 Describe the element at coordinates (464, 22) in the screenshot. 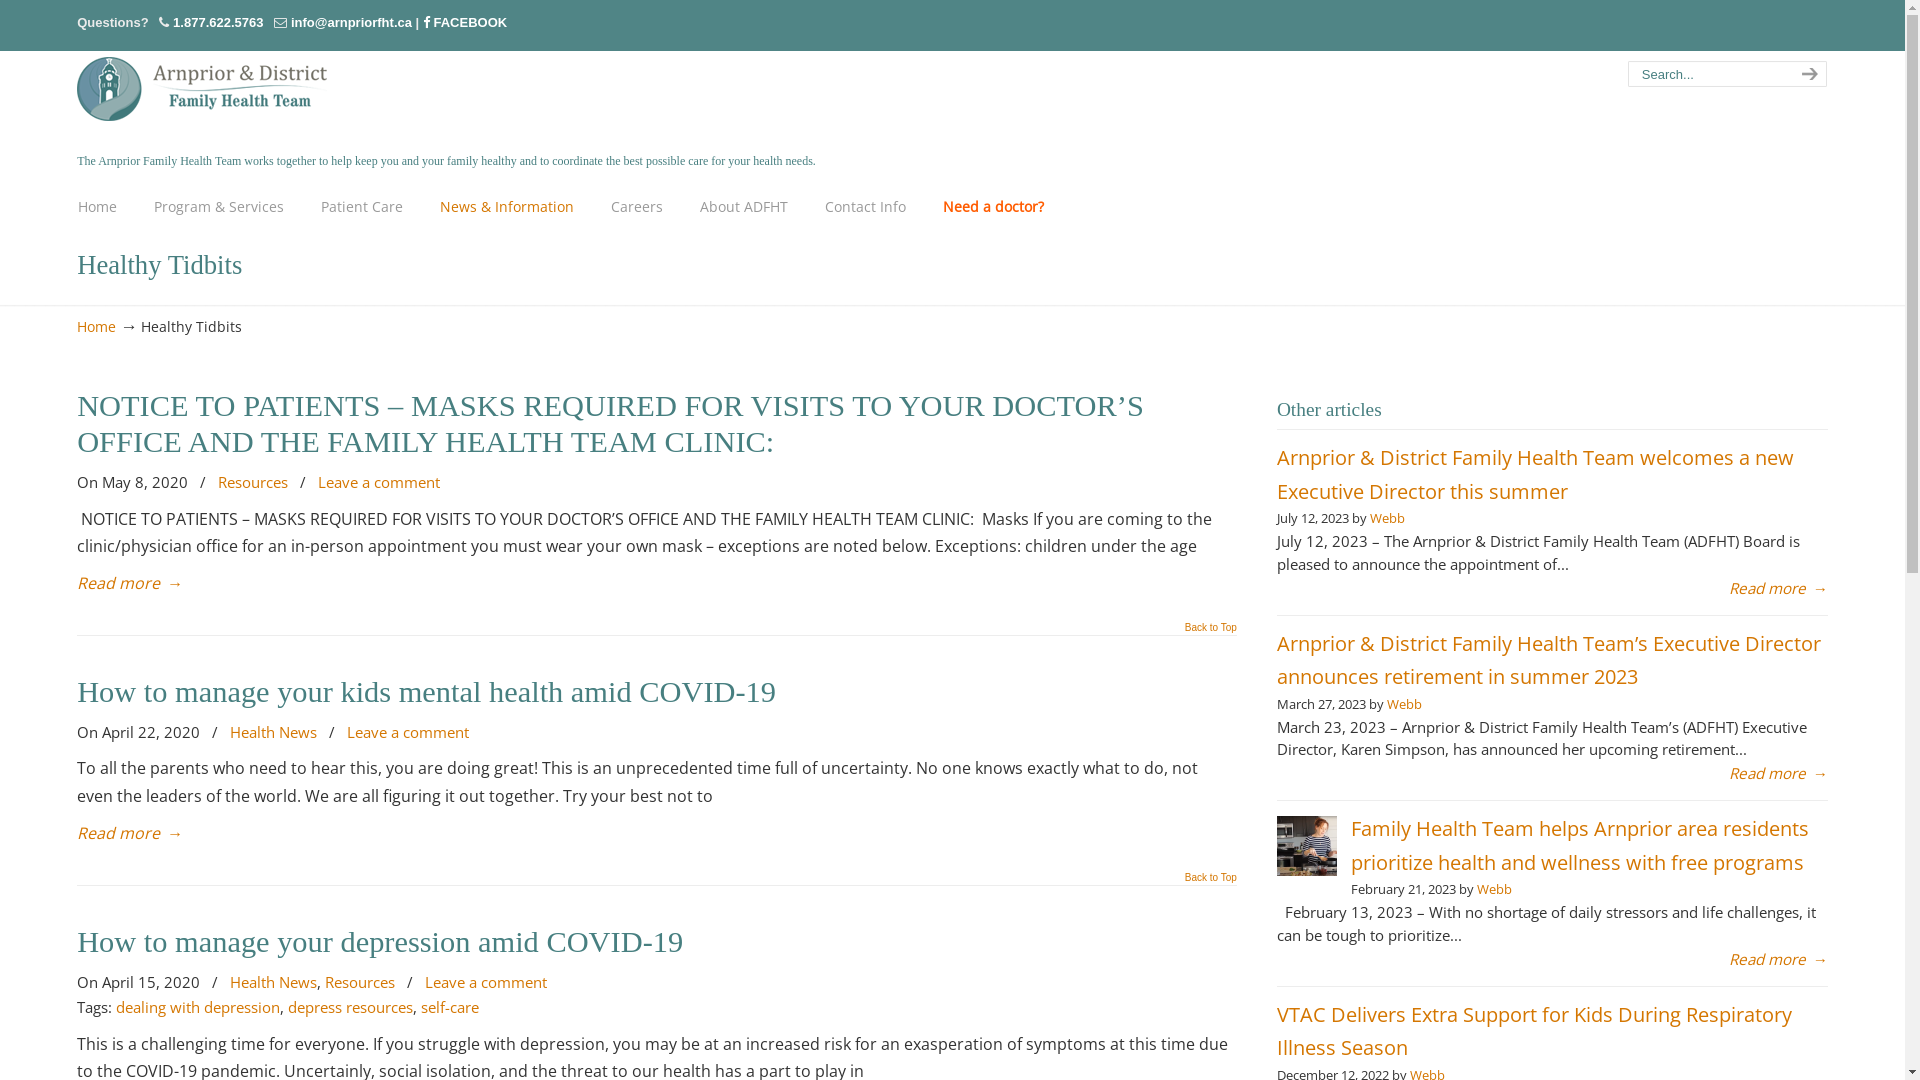

I see `'FACEBOOK'` at that location.